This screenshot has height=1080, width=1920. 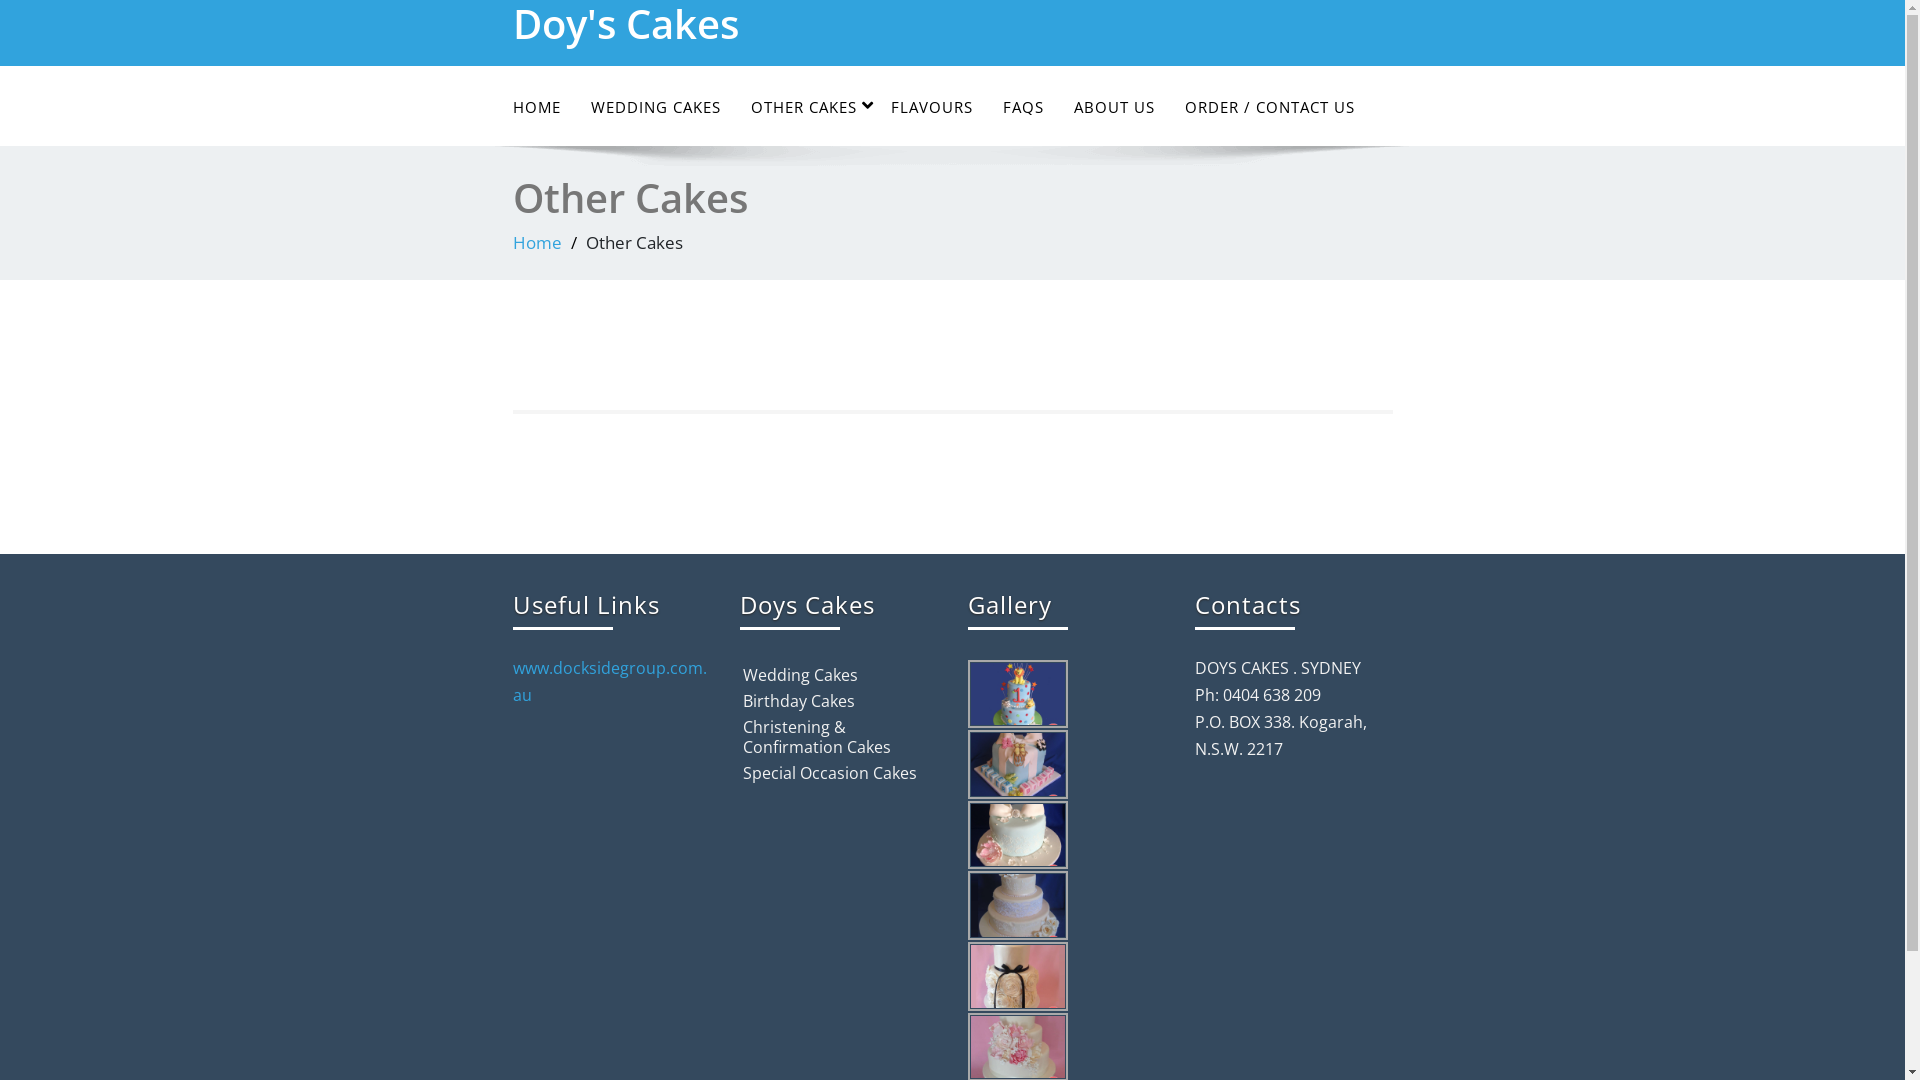 I want to click on 'WEDDING CAKES', so click(x=656, y=107).